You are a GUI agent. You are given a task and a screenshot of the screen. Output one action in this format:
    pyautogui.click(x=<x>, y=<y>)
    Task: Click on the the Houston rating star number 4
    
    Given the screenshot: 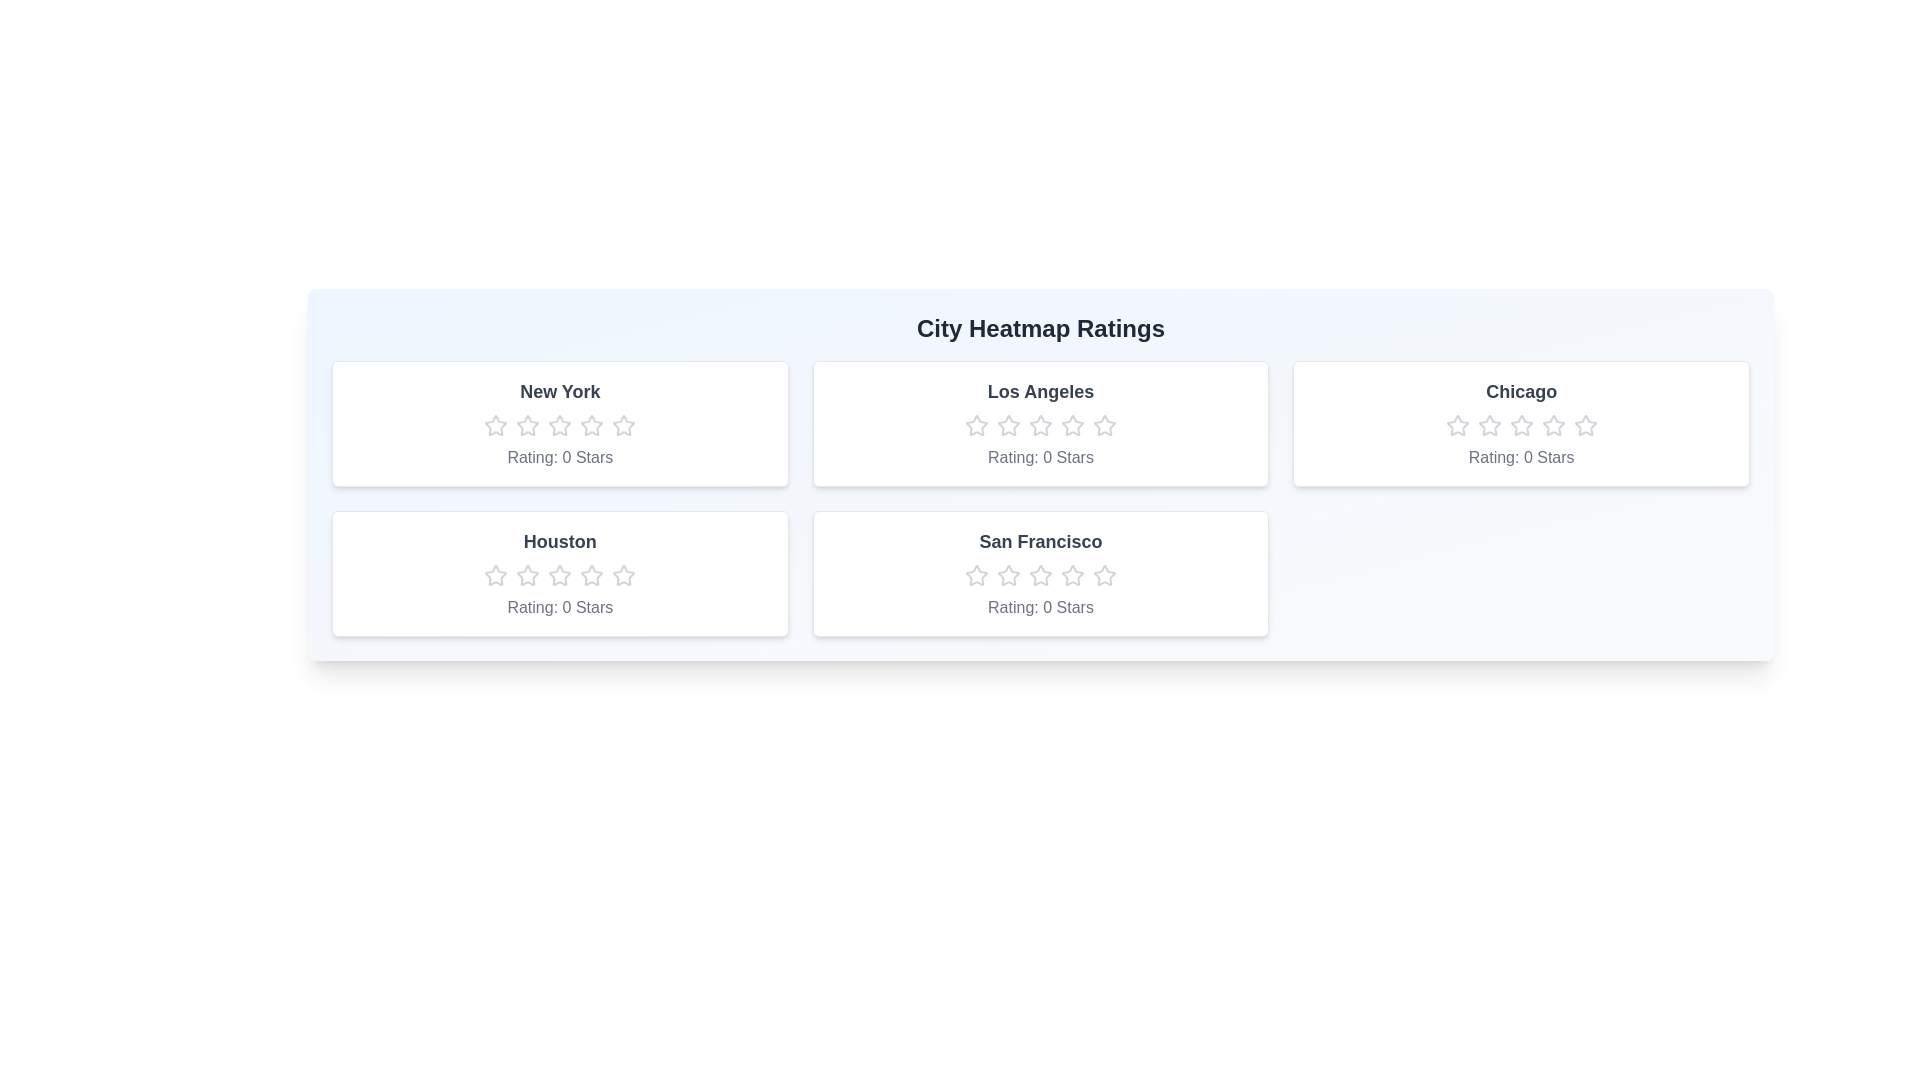 What is the action you would take?
    pyautogui.click(x=591, y=575)
    